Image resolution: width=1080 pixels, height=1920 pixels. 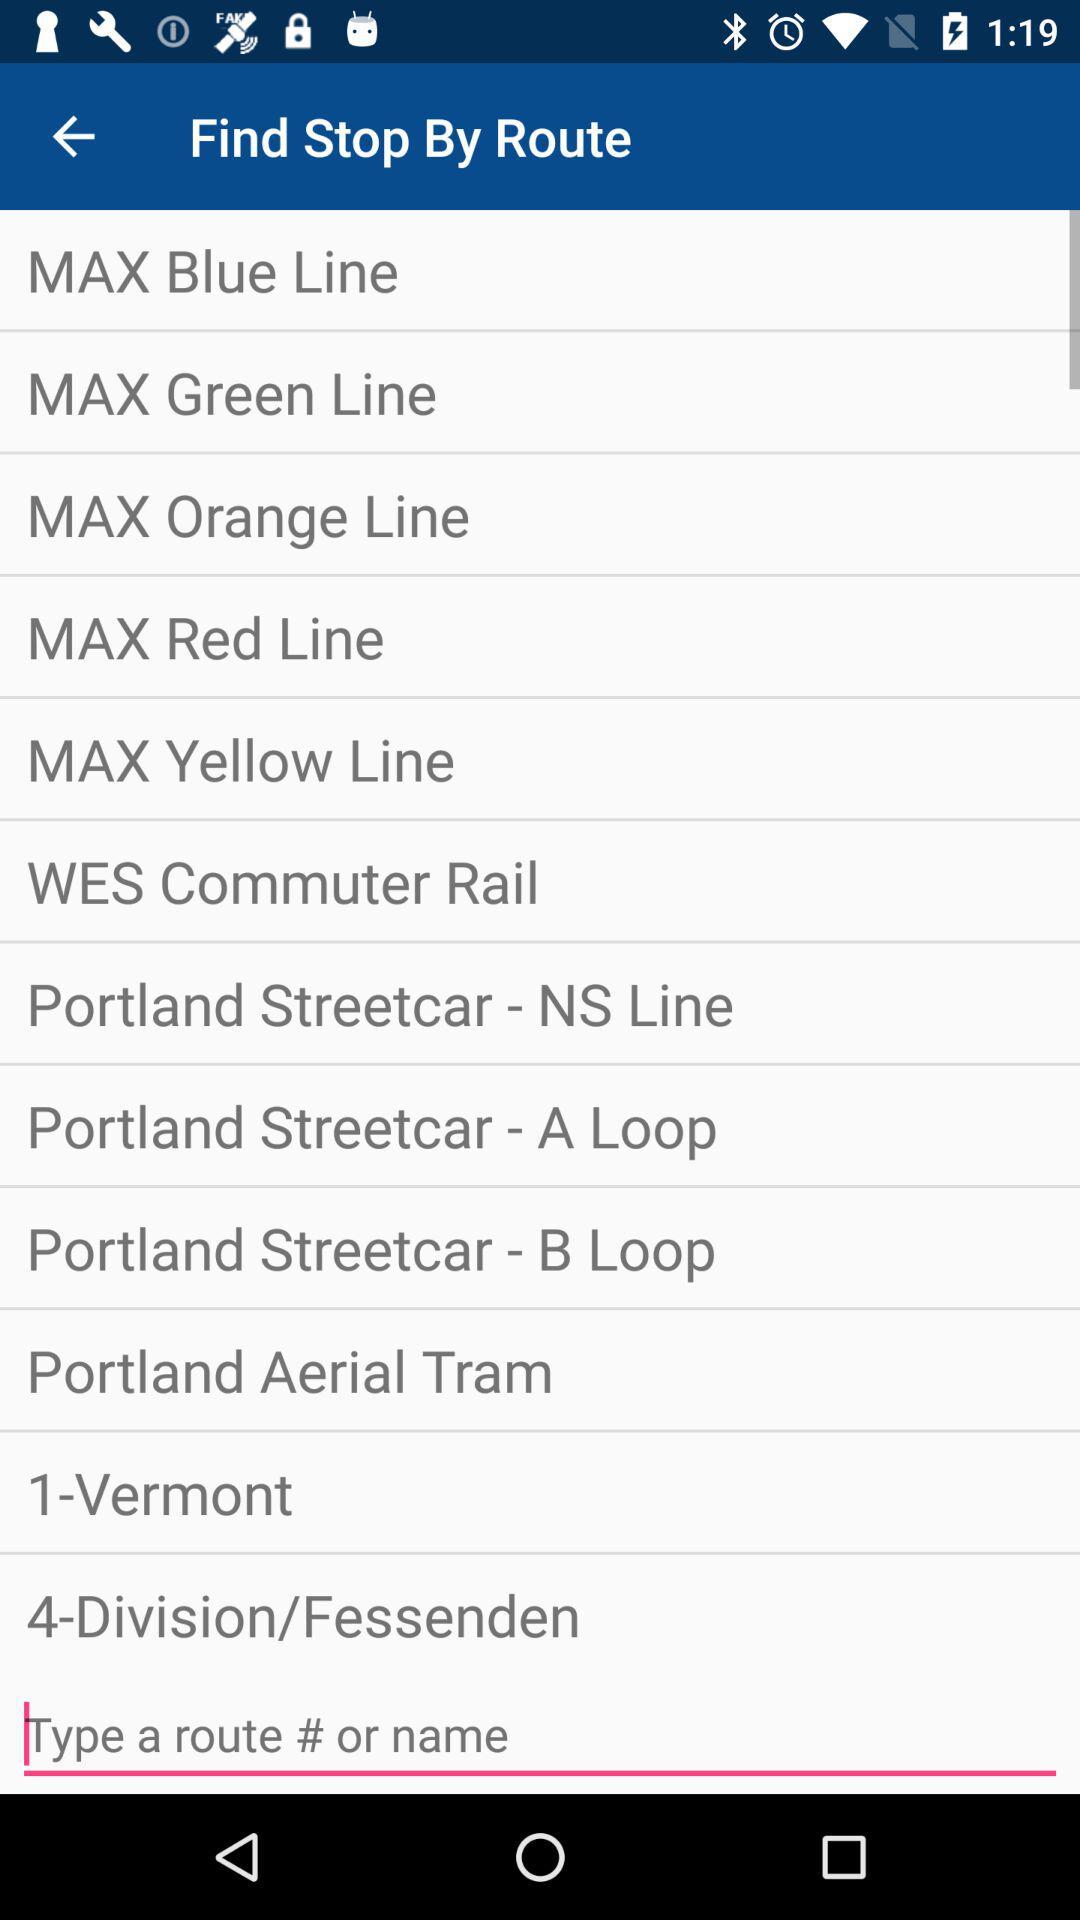 What do you see at coordinates (540, 1368) in the screenshot?
I see `the icon below the portland streetcar b` at bounding box center [540, 1368].